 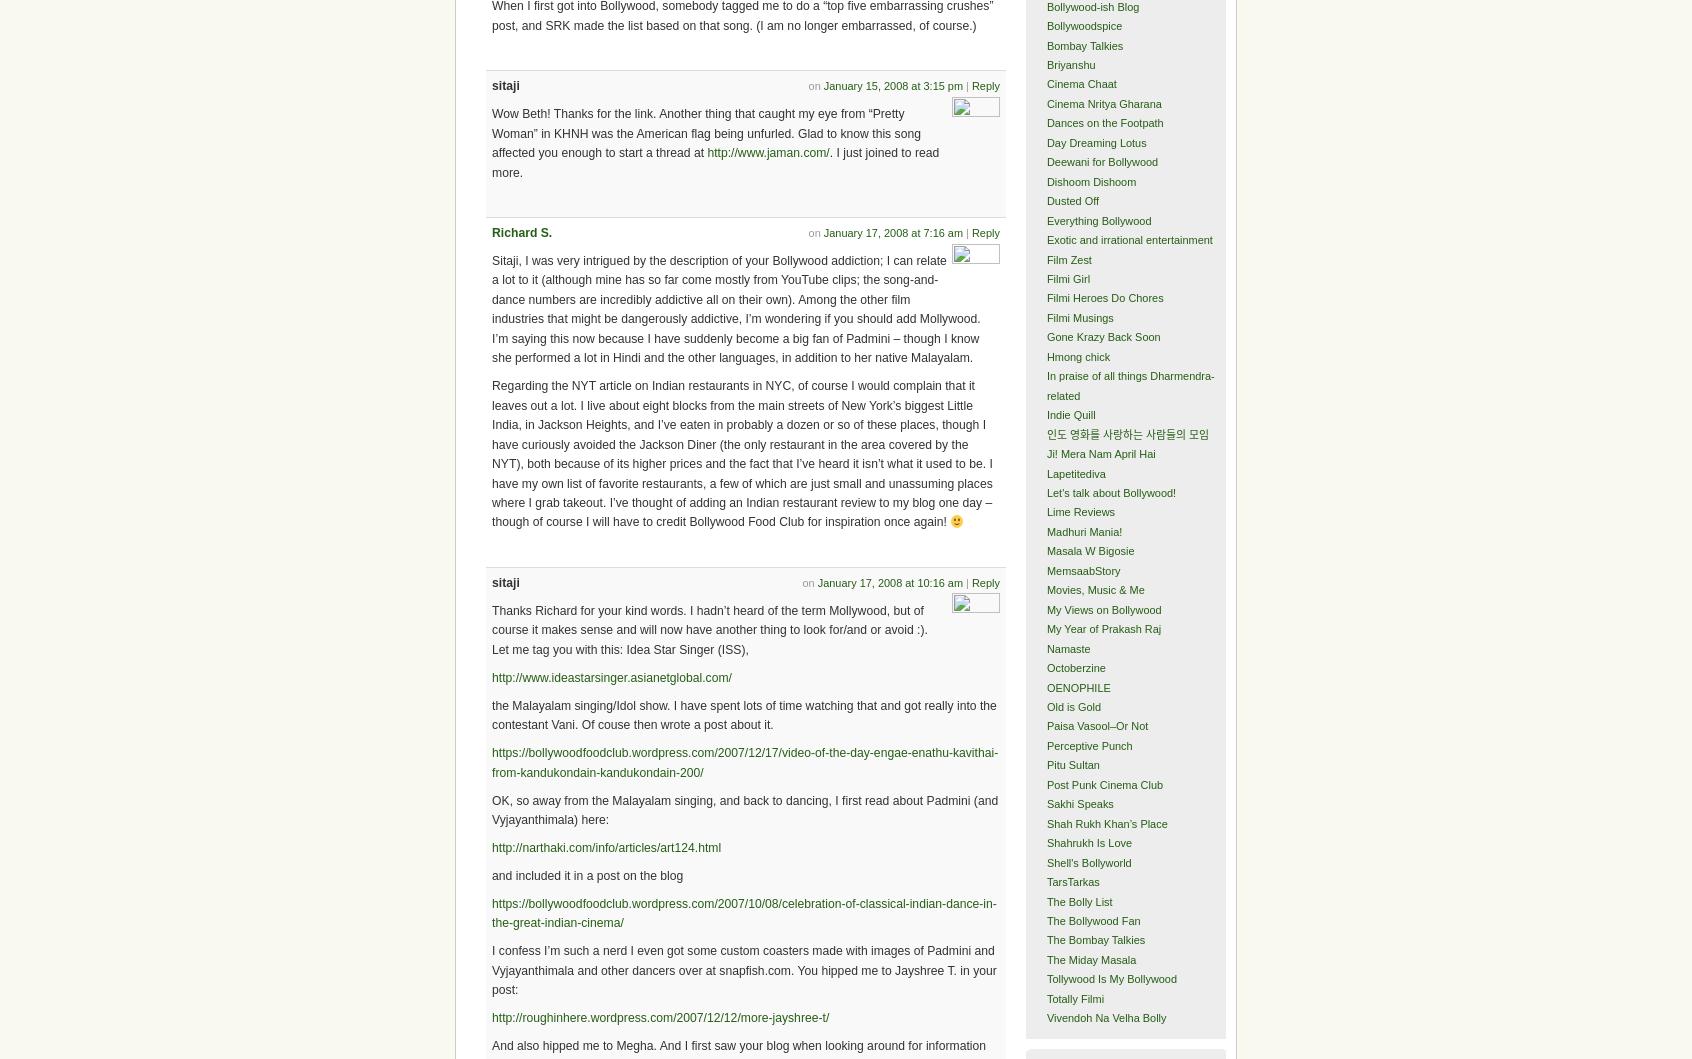 I want to click on 'Lime Reviews', so click(x=1044, y=512).